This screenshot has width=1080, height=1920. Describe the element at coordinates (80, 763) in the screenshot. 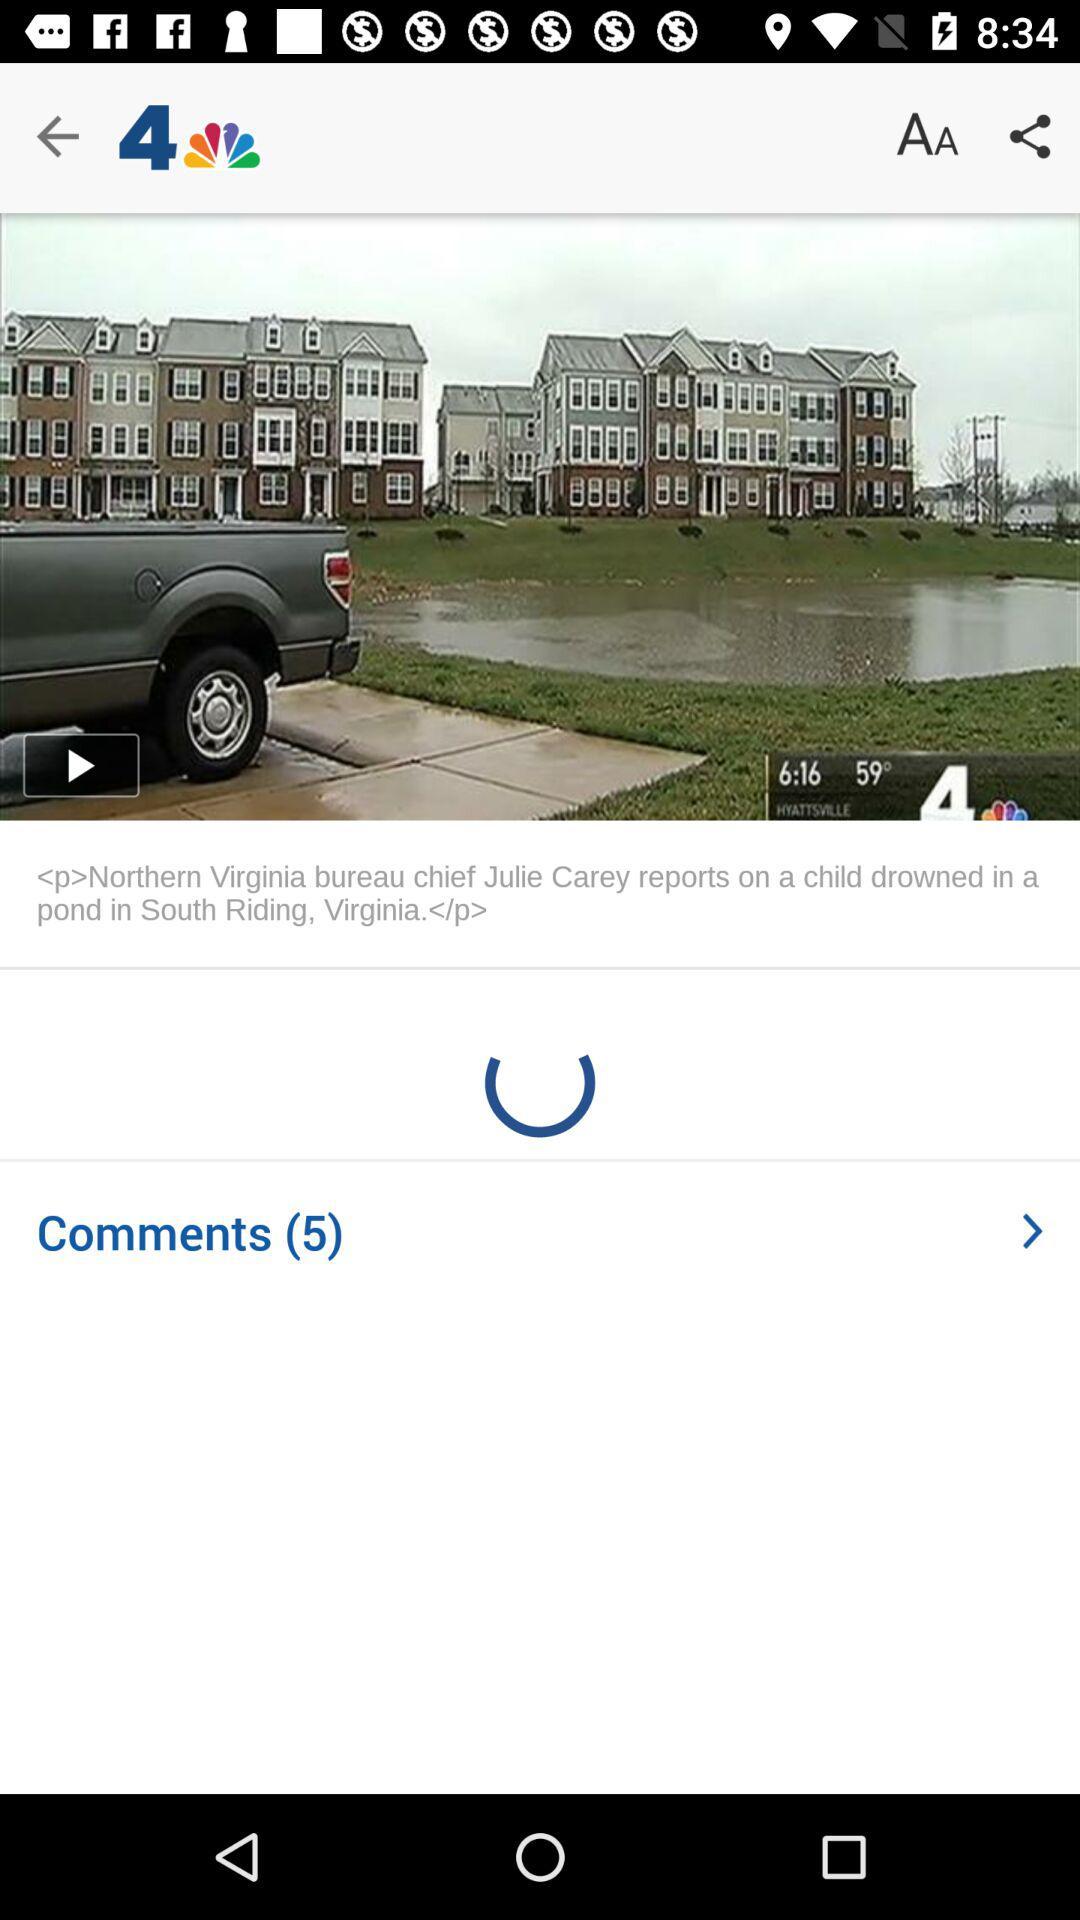

I see `the play icon` at that location.